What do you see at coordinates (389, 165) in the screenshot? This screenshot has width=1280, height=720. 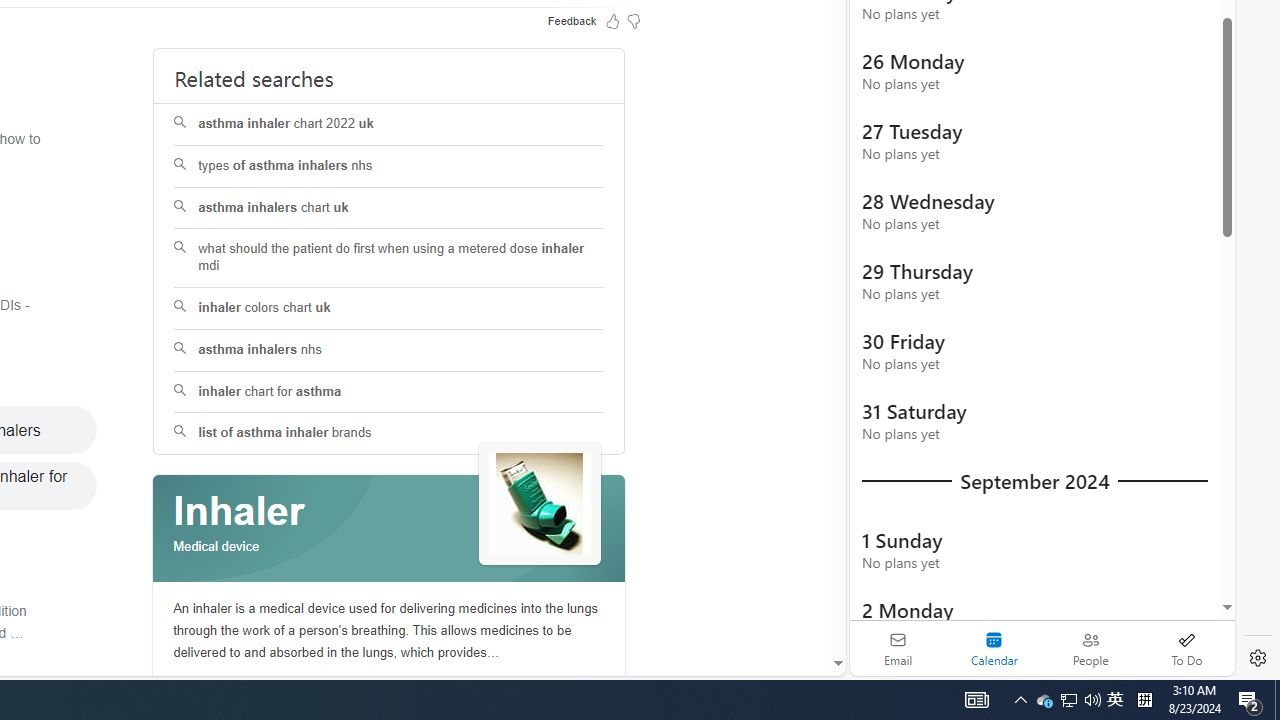 I see `'types of asthma inhalers nhs'` at bounding box center [389, 165].